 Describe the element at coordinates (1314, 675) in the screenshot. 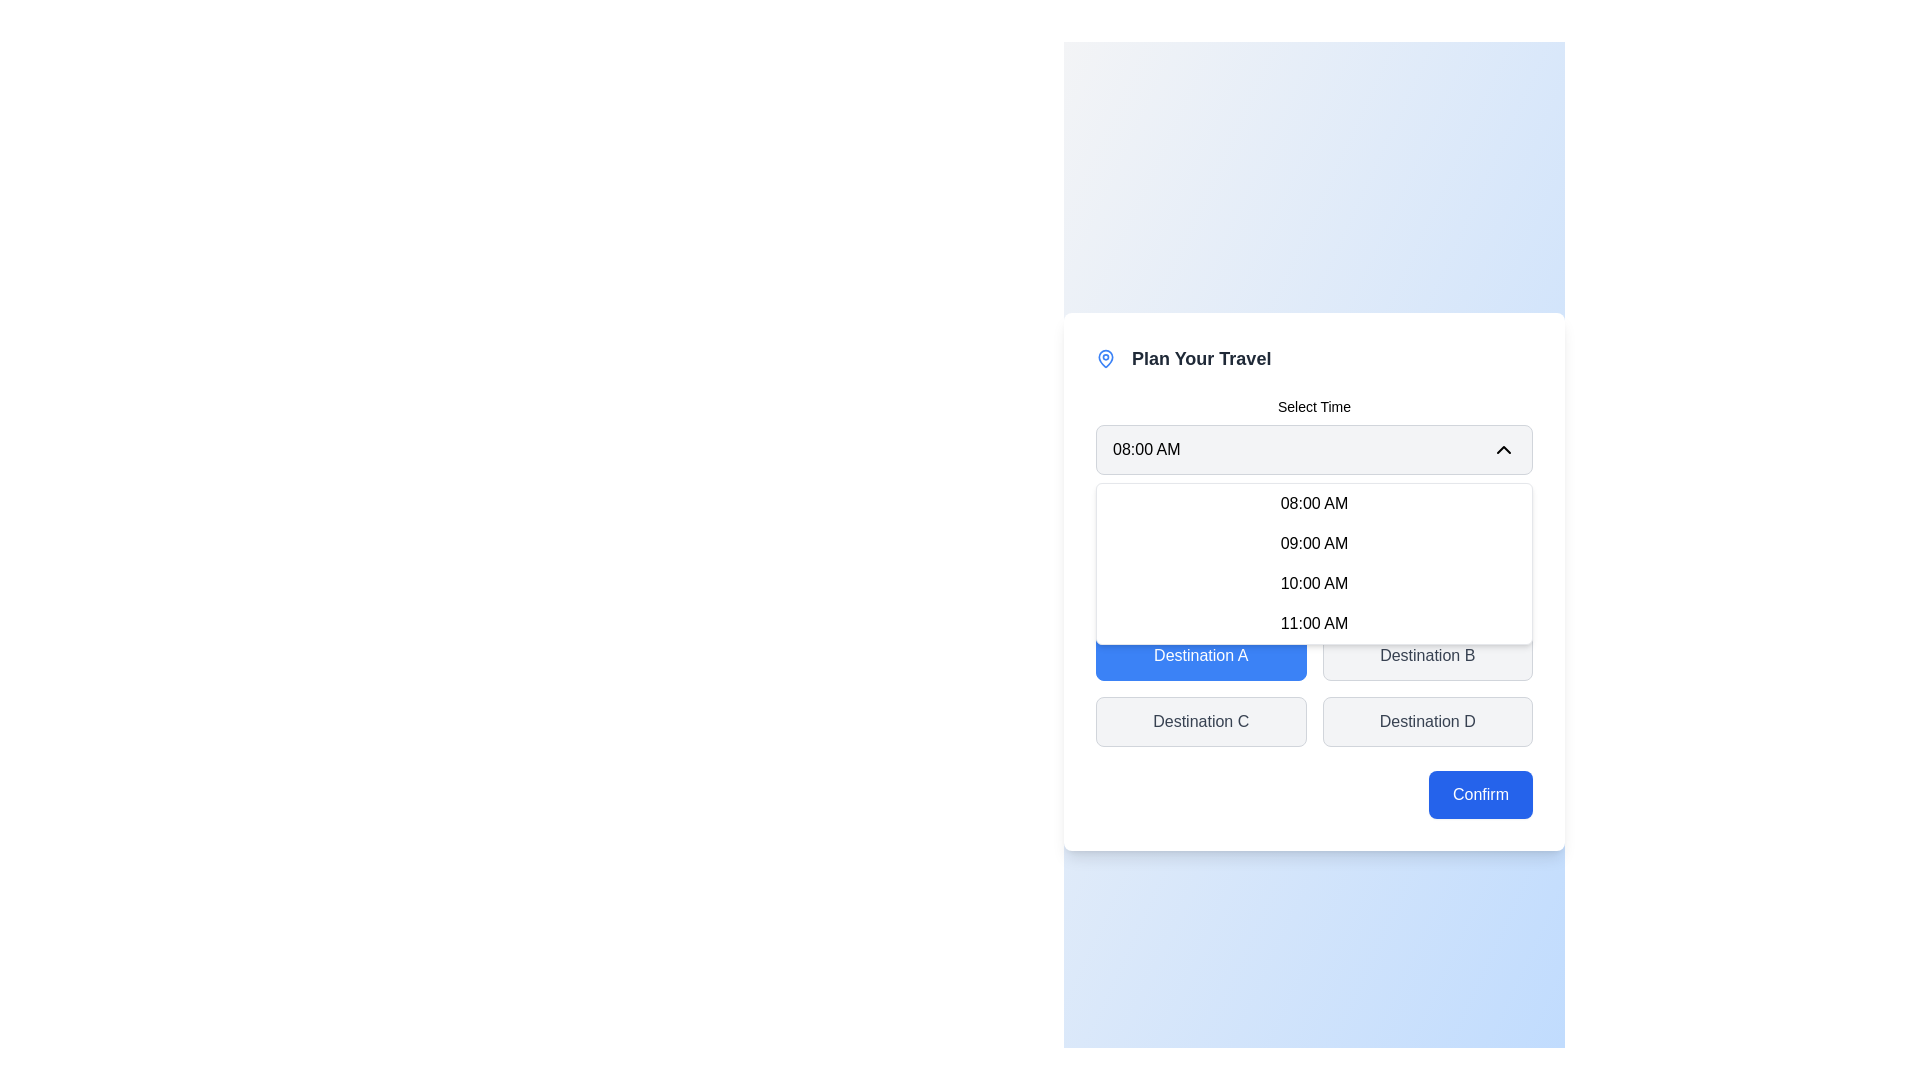

I see `the highlighted button 'Destination A' in the button grid` at that location.